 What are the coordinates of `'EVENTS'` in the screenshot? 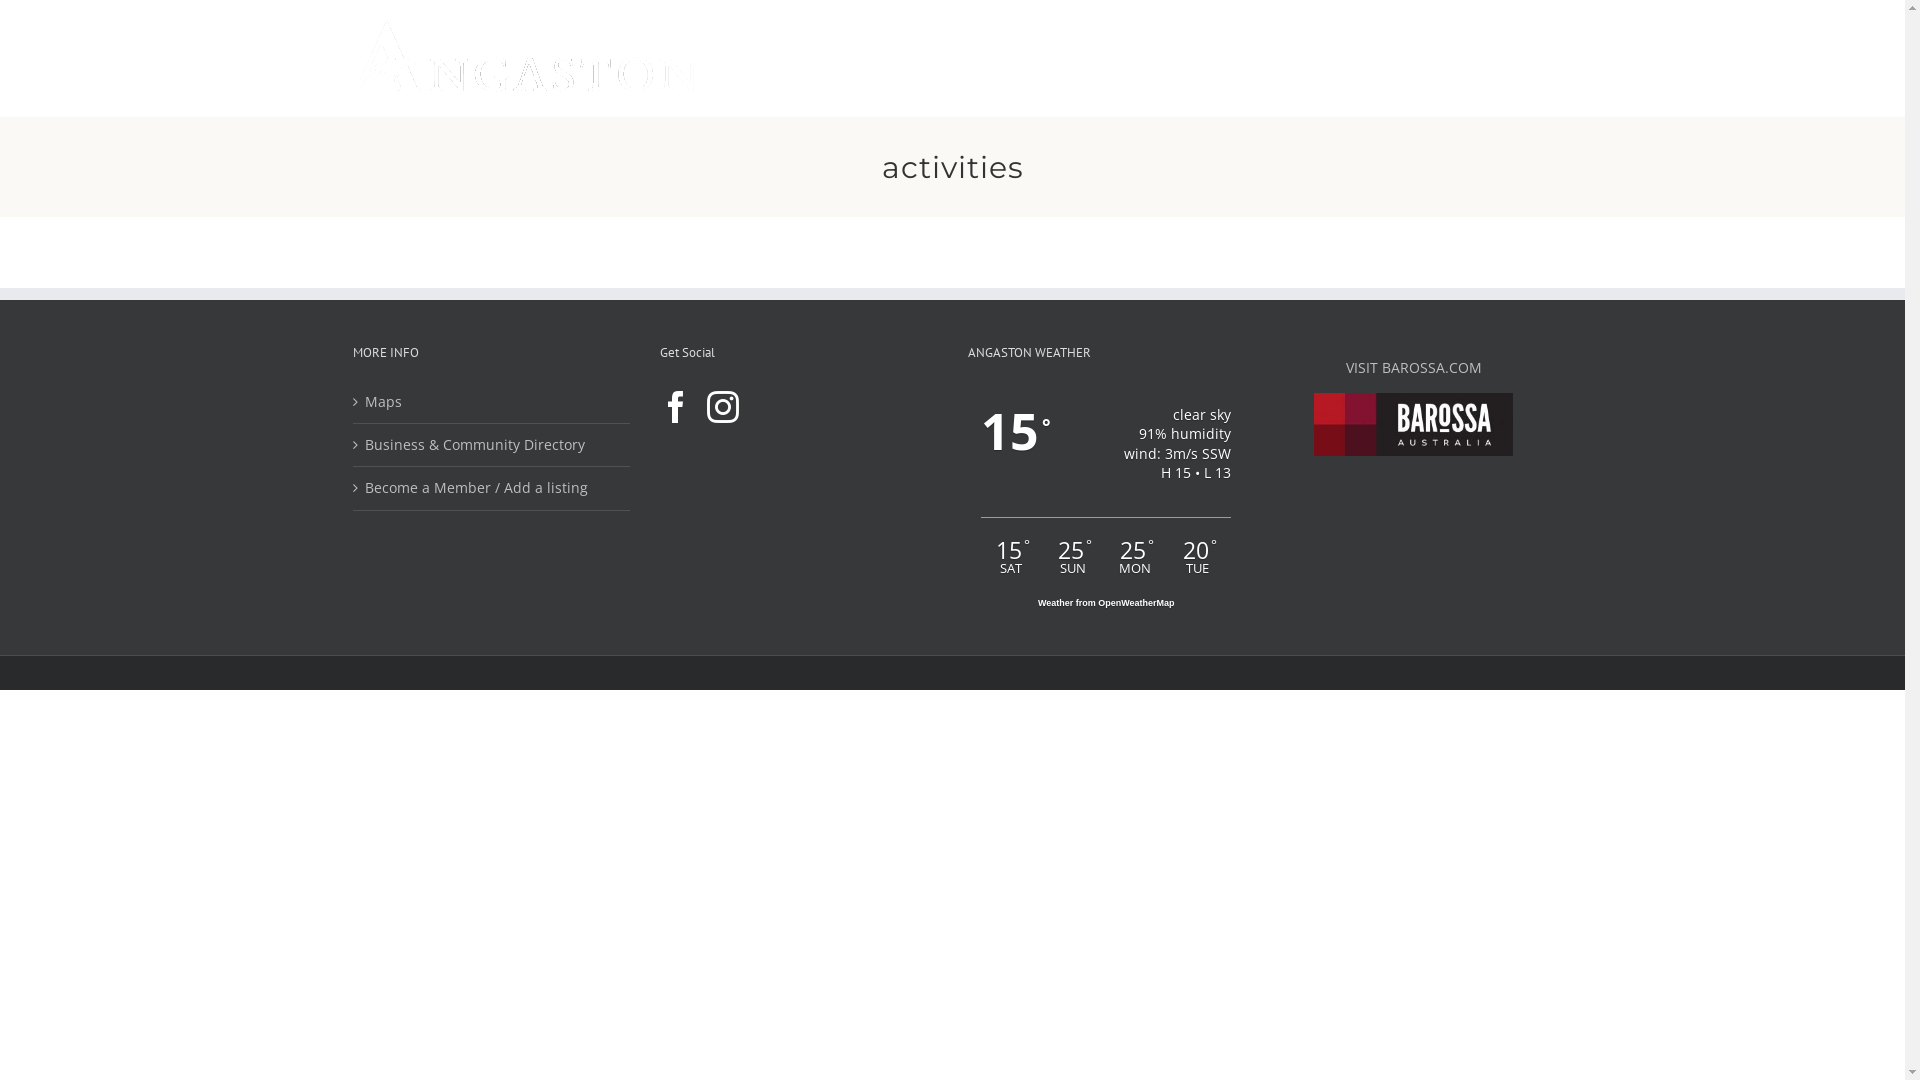 It's located at (1360, 57).